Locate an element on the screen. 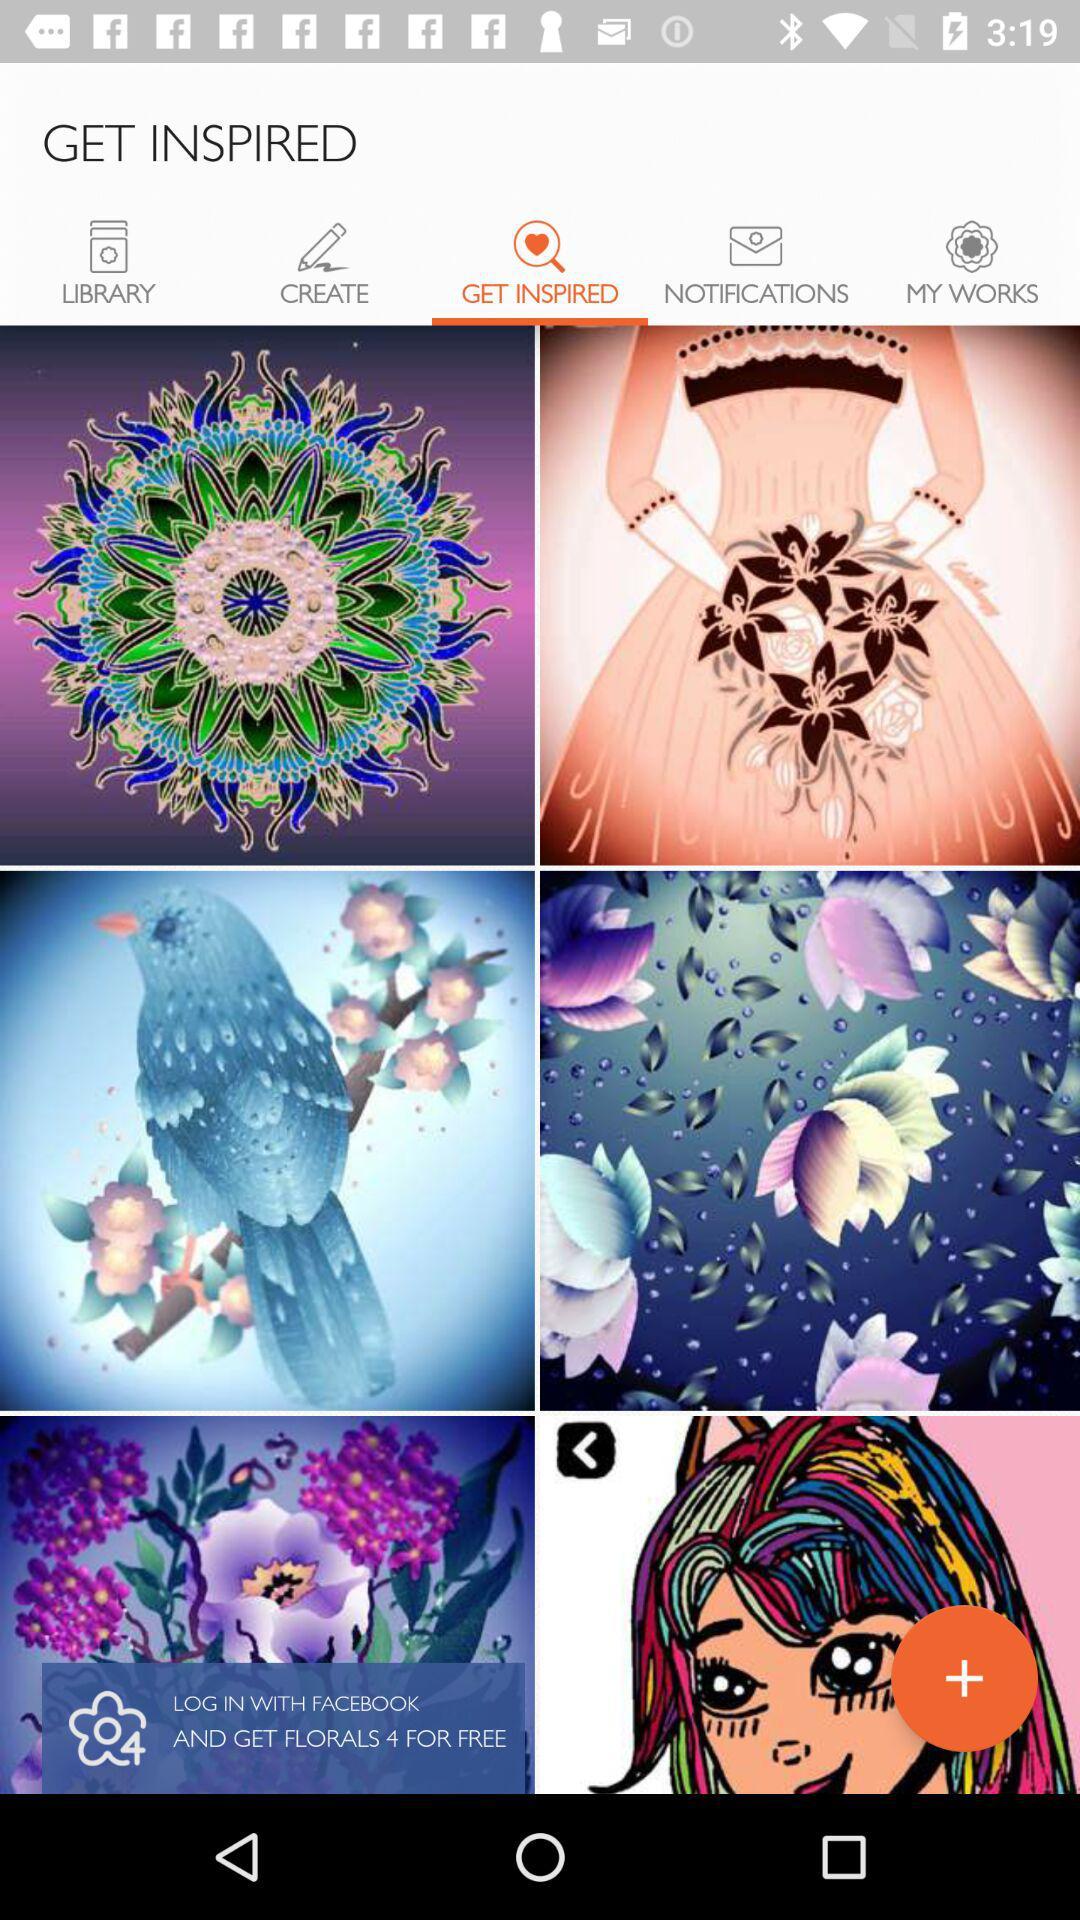 The width and height of the screenshot is (1080, 1920). the add icon is located at coordinates (963, 1678).